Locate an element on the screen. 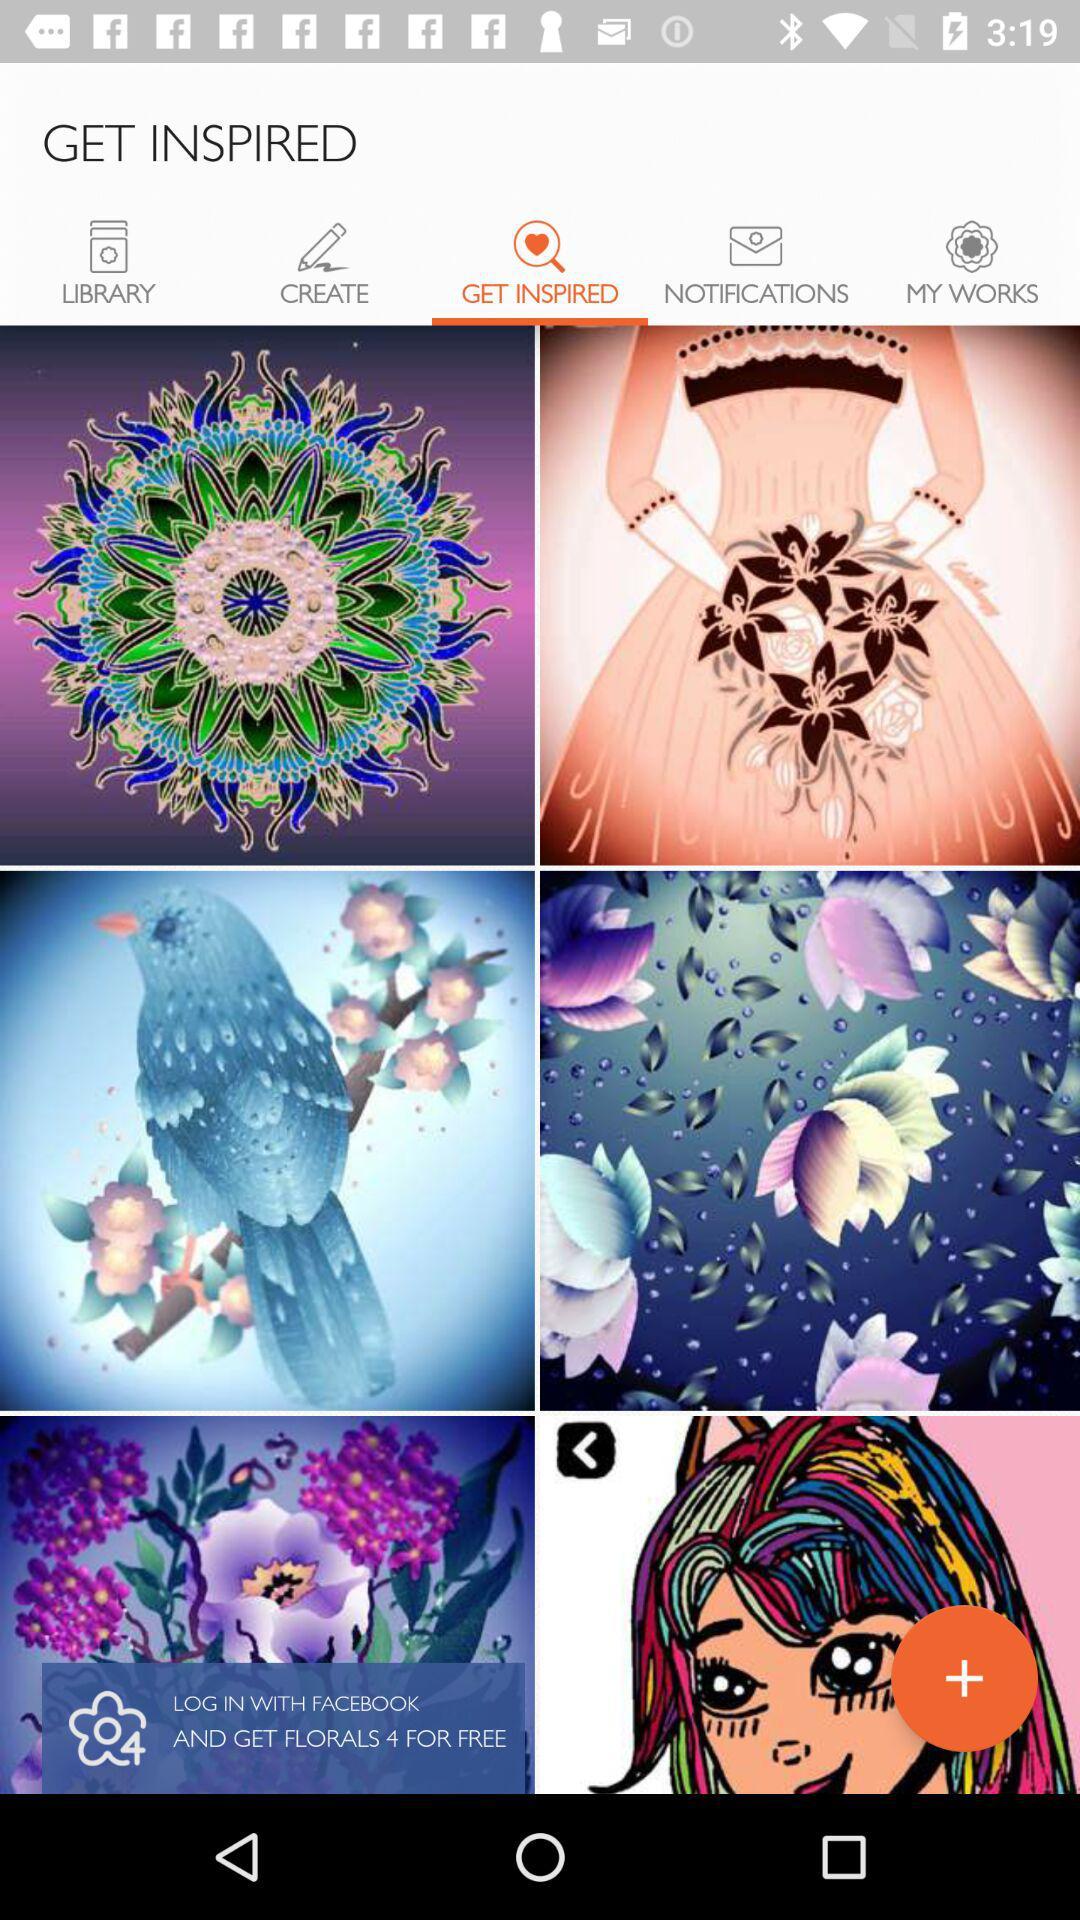 The width and height of the screenshot is (1080, 1920). the add icon is located at coordinates (963, 1678).